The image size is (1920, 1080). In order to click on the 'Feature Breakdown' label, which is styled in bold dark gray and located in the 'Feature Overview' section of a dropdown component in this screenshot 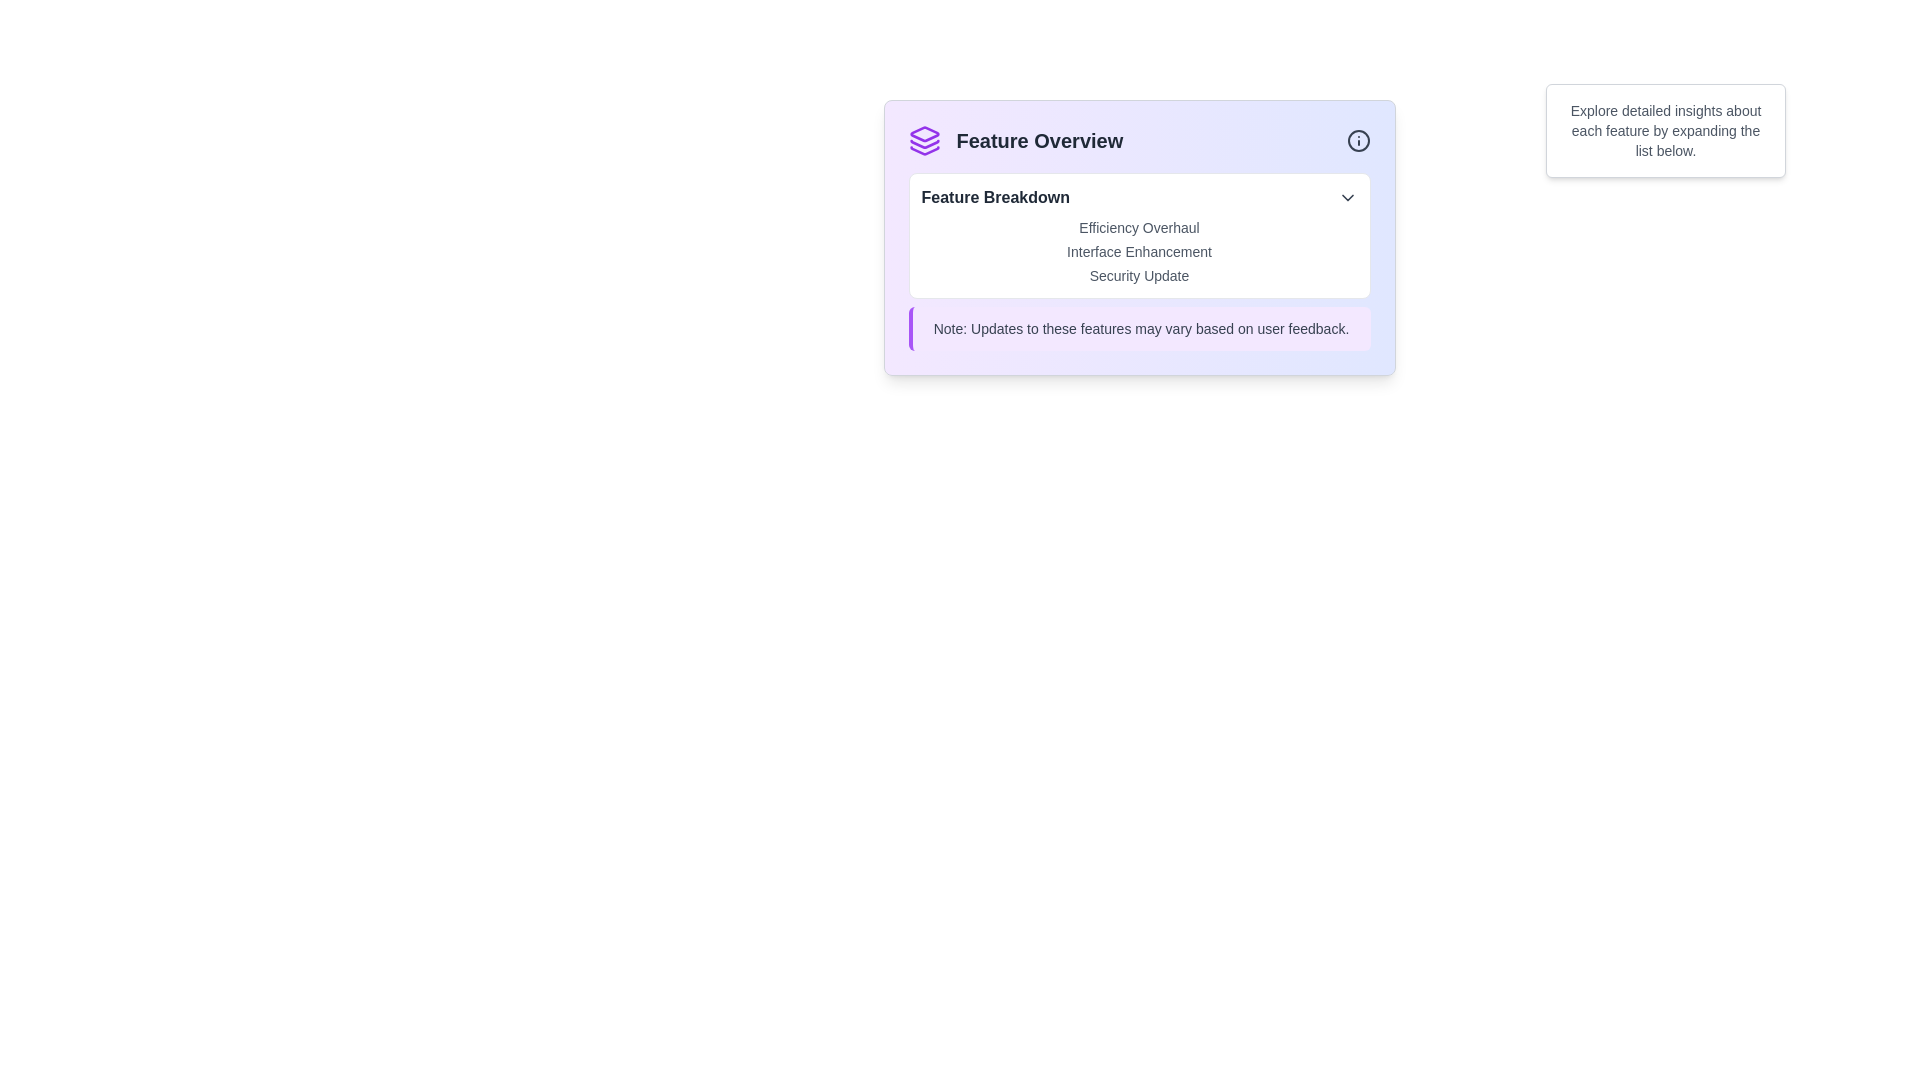, I will do `click(995, 197)`.